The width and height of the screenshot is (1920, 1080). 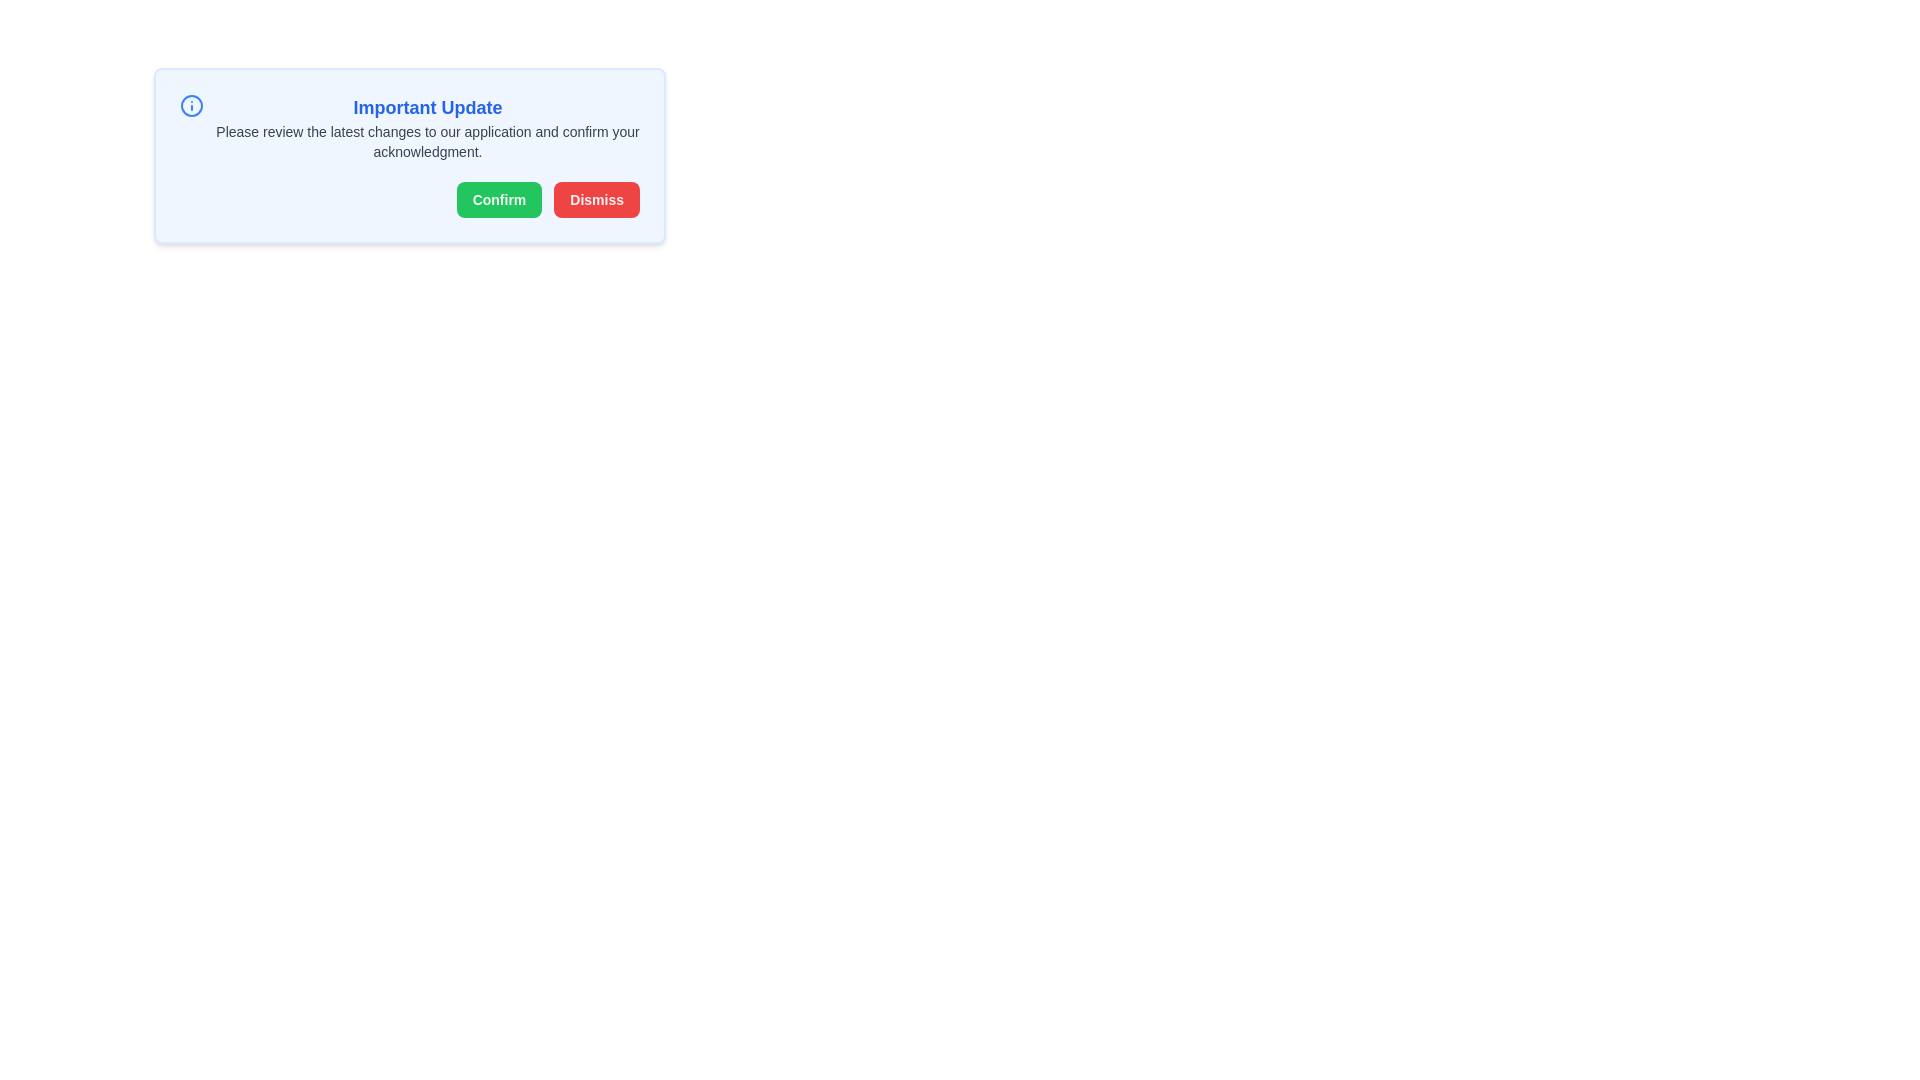 What do you see at coordinates (192, 105) in the screenshot?
I see `the visual representation of the filled blue circle with a white border that is part of the informational icon located at the top-left section of the notification card` at bounding box center [192, 105].